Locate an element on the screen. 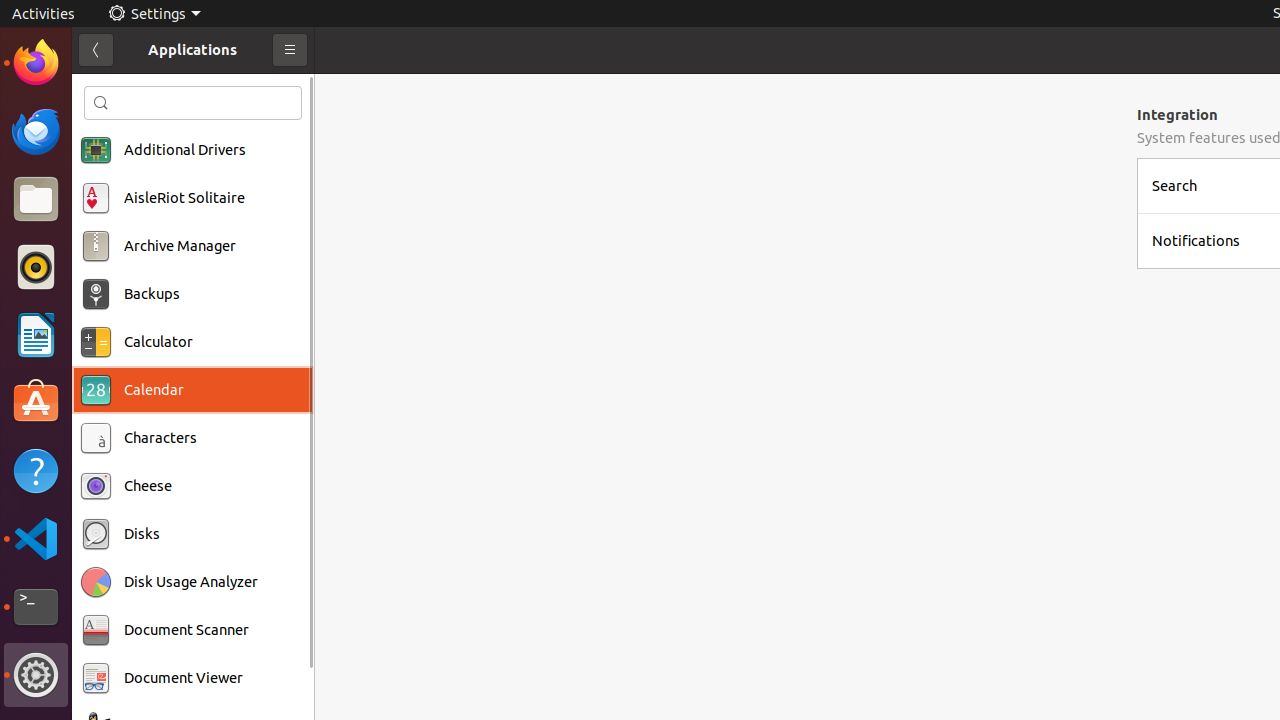 This screenshot has height=720, width=1280. 'Archive Manager' is located at coordinates (179, 245).